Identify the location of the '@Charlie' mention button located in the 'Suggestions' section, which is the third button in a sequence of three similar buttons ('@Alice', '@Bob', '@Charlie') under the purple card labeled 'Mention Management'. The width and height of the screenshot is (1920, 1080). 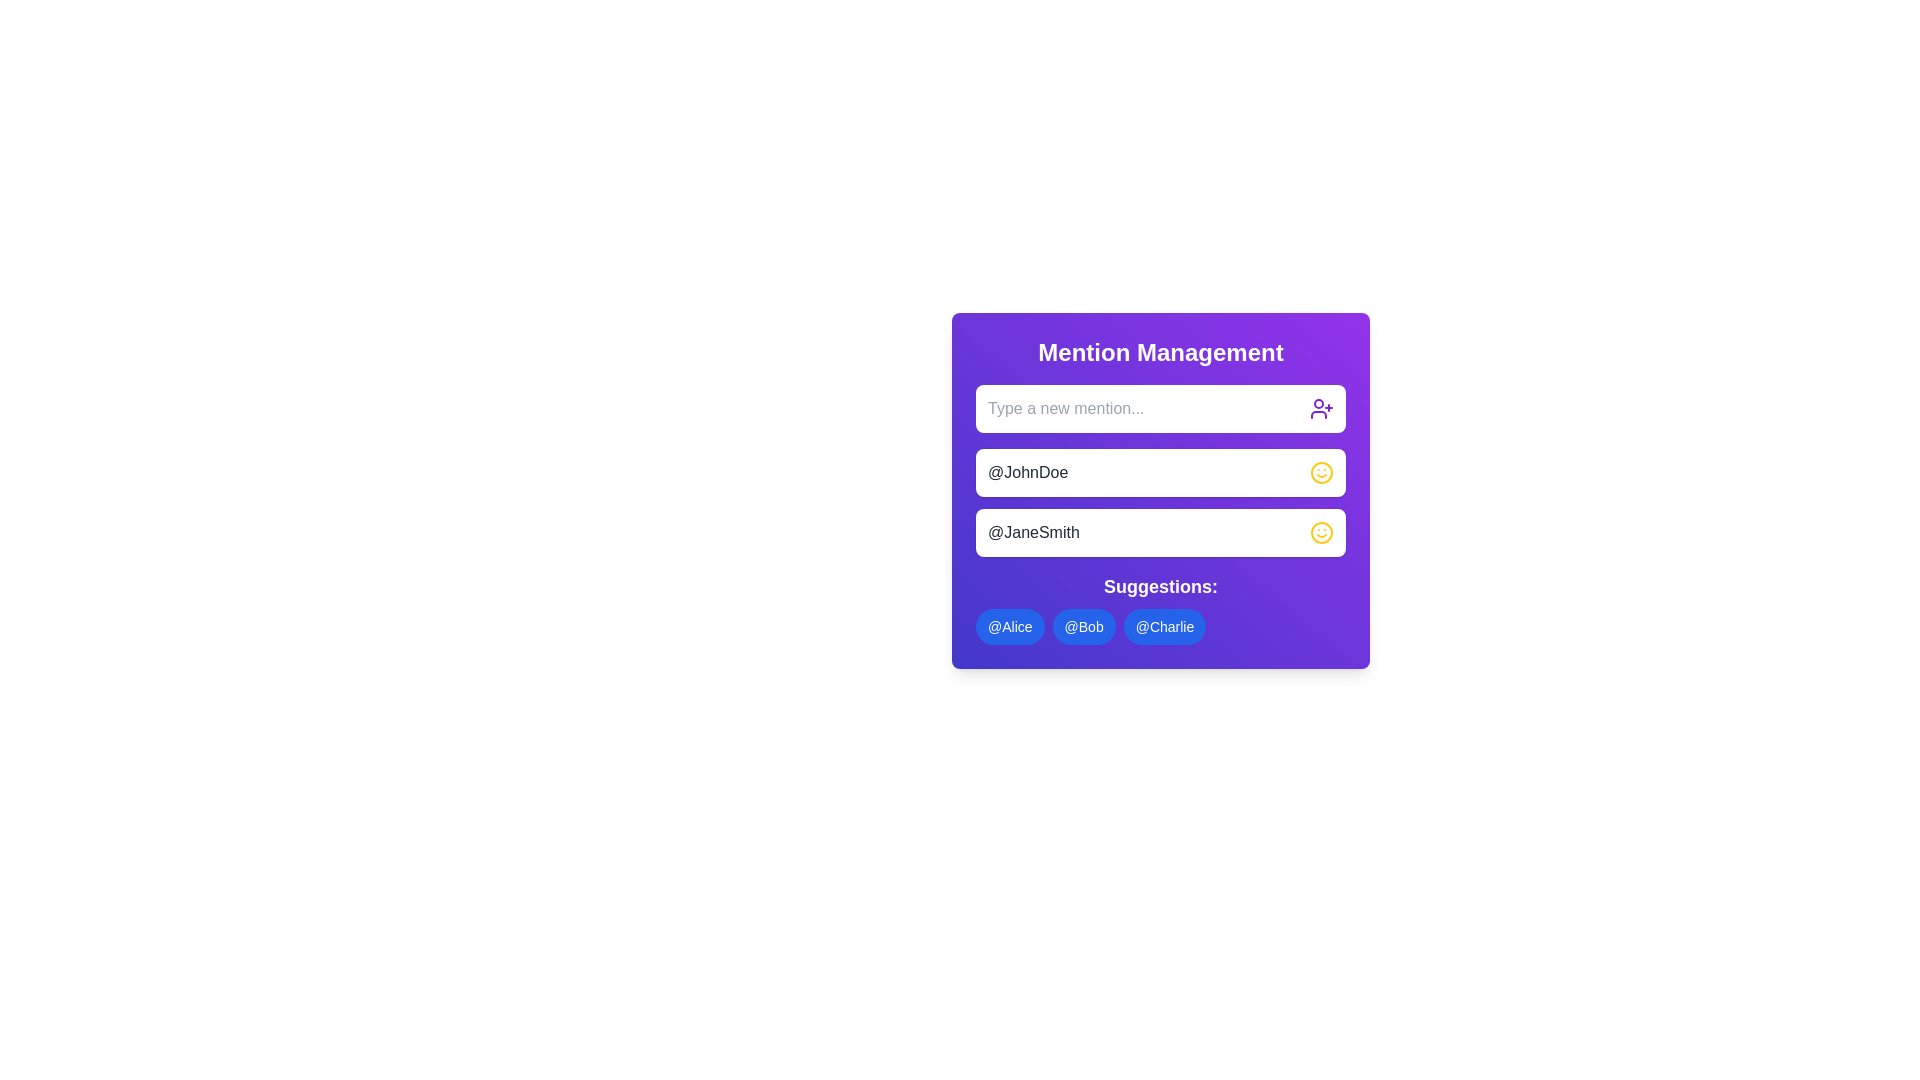
(1165, 626).